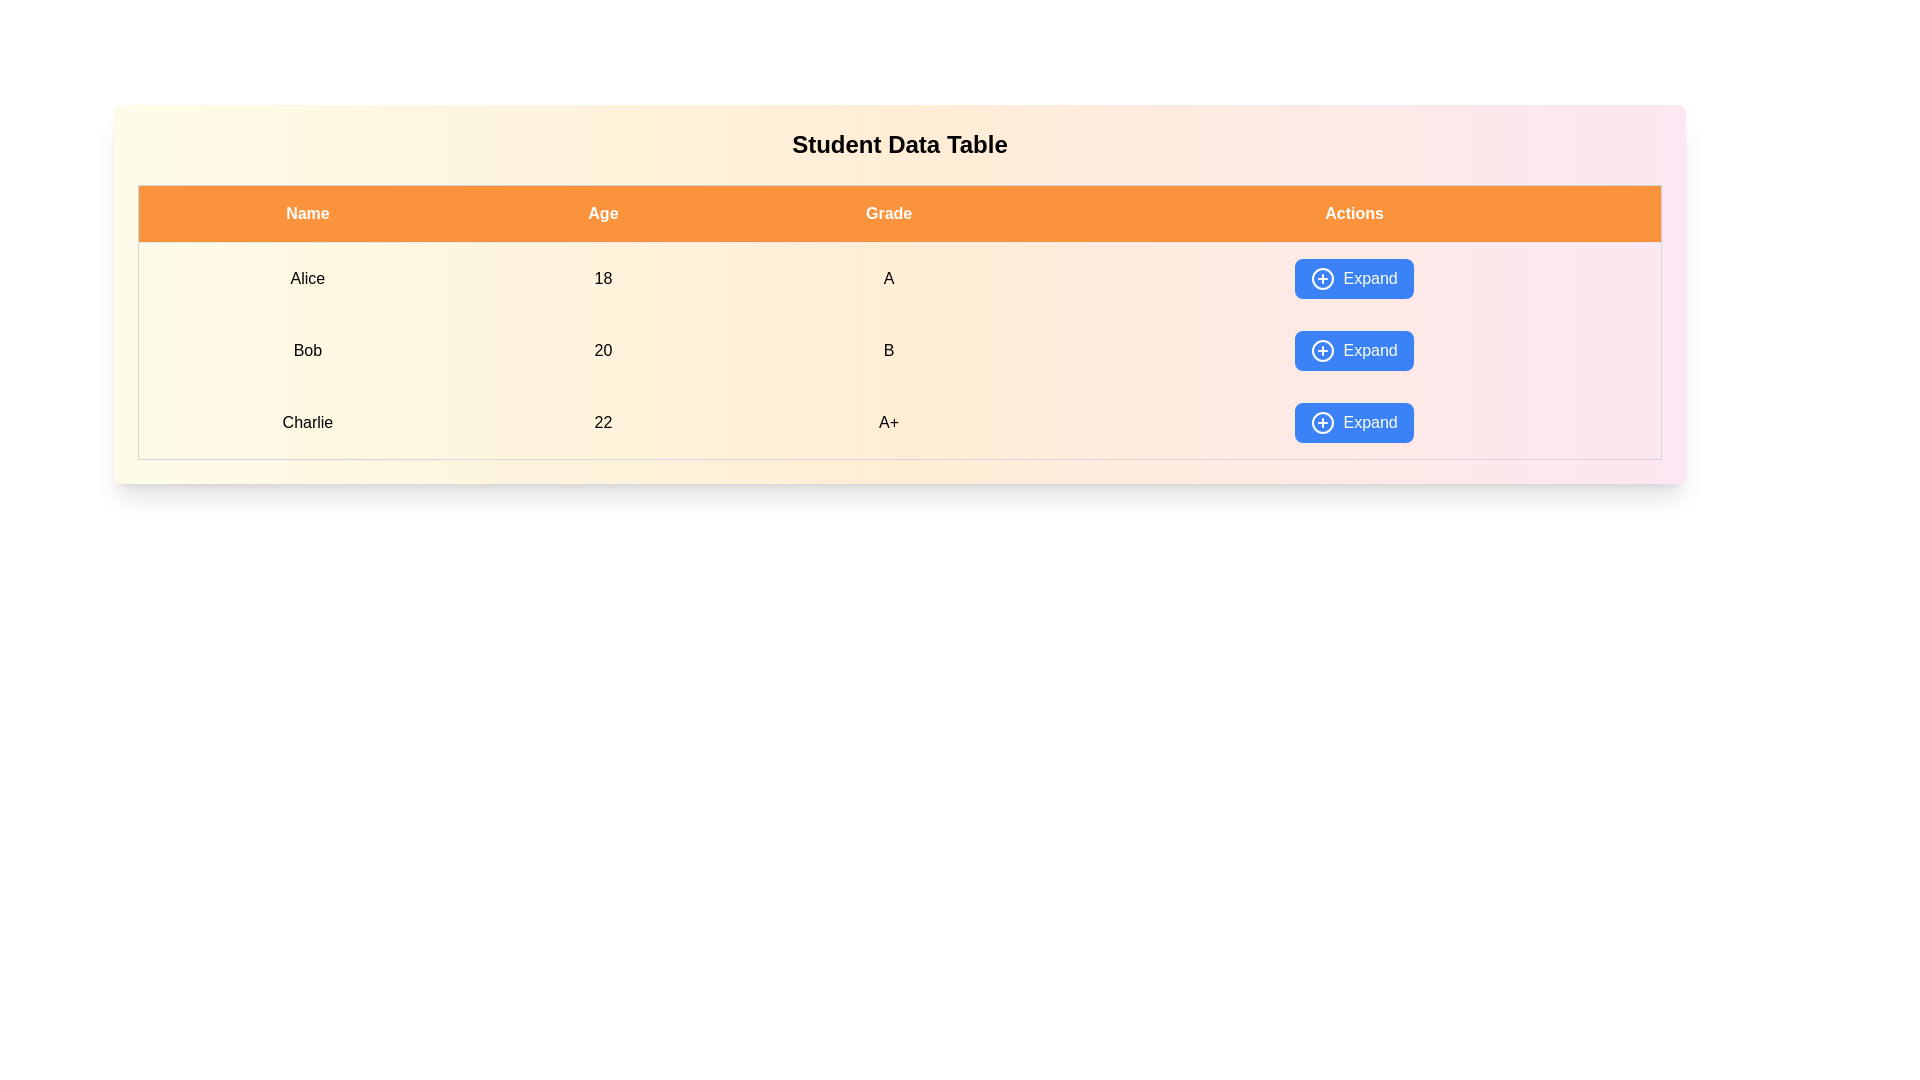 The height and width of the screenshot is (1080, 1920). Describe the element at coordinates (1323, 278) in the screenshot. I see `the SVG icon (circle plus) located in the center of the button for the first row in the table under the 'Actions' column` at that location.